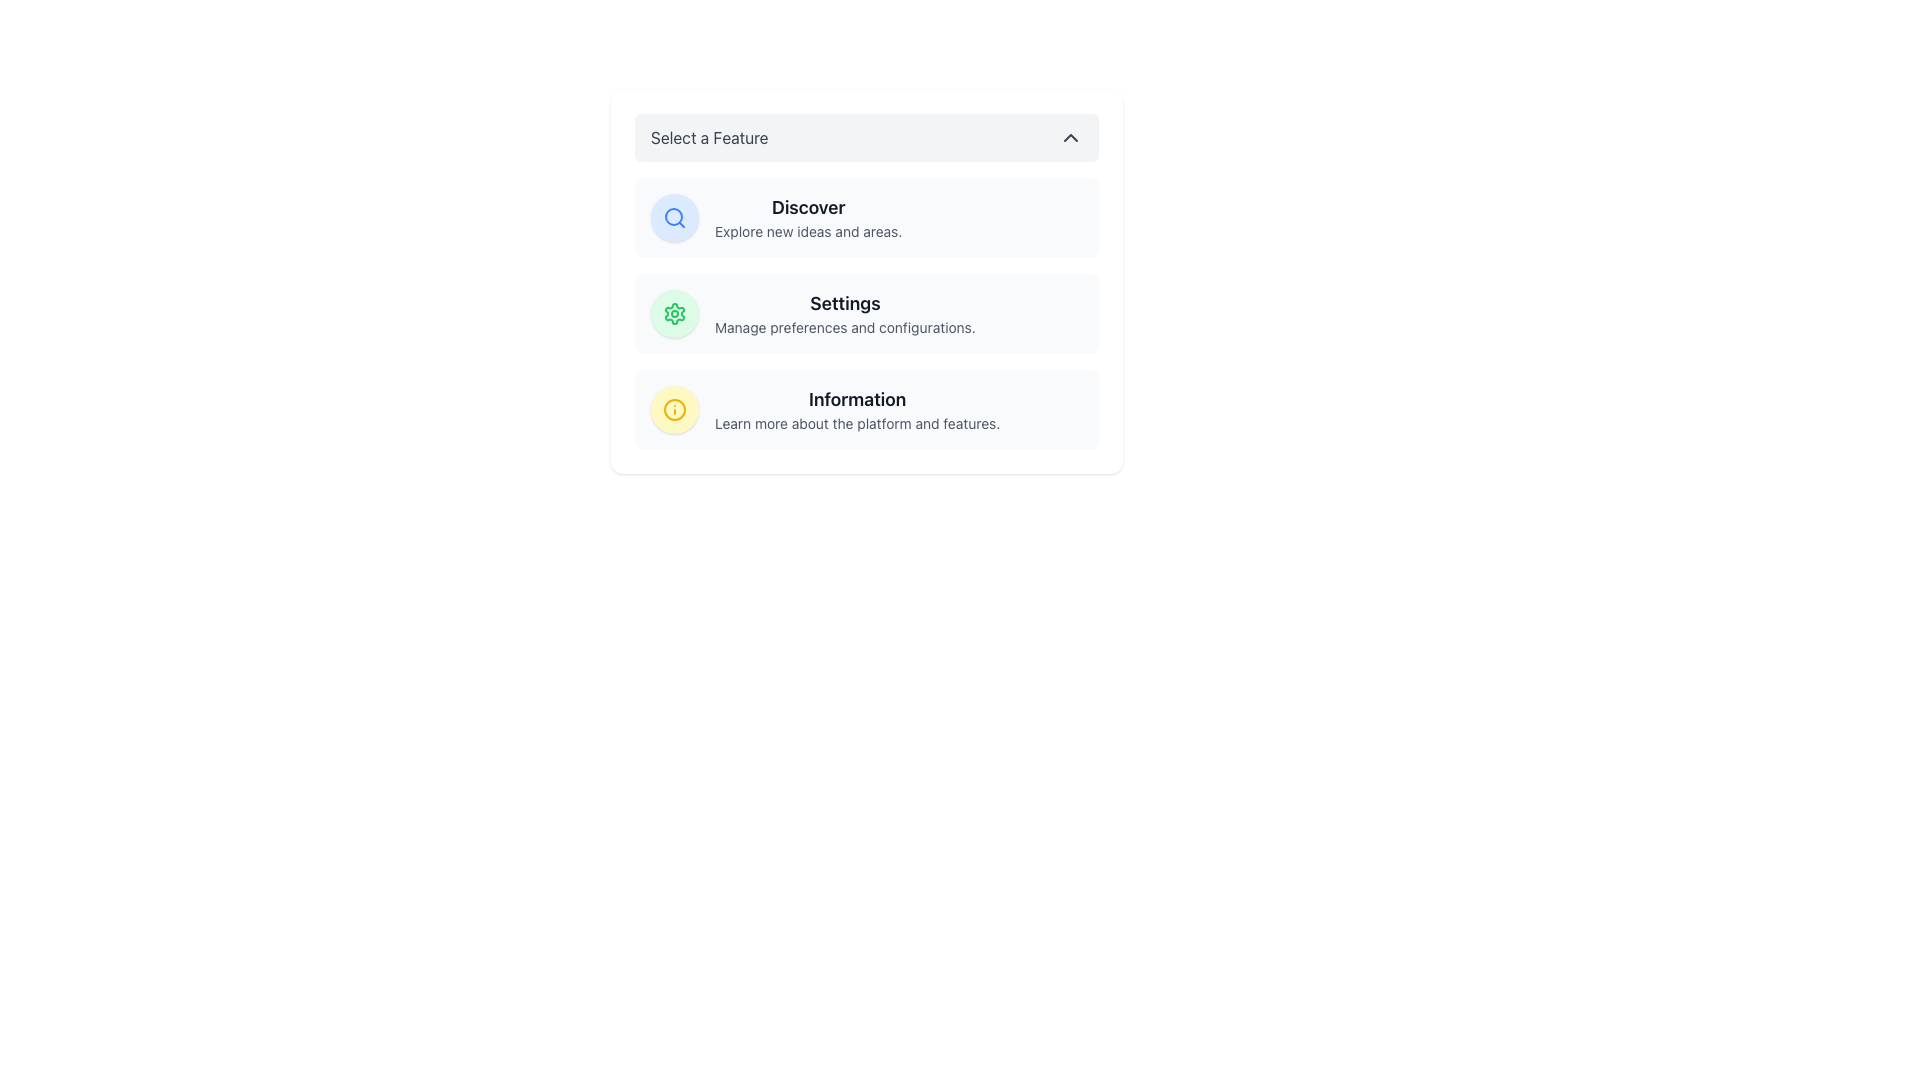 The height and width of the screenshot is (1080, 1920). What do you see at coordinates (673, 216) in the screenshot?
I see `the circular UI component of the SVG graphic that is part of the search icon, located at the top portion of the 'Select a Feature' list` at bounding box center [673, 216].